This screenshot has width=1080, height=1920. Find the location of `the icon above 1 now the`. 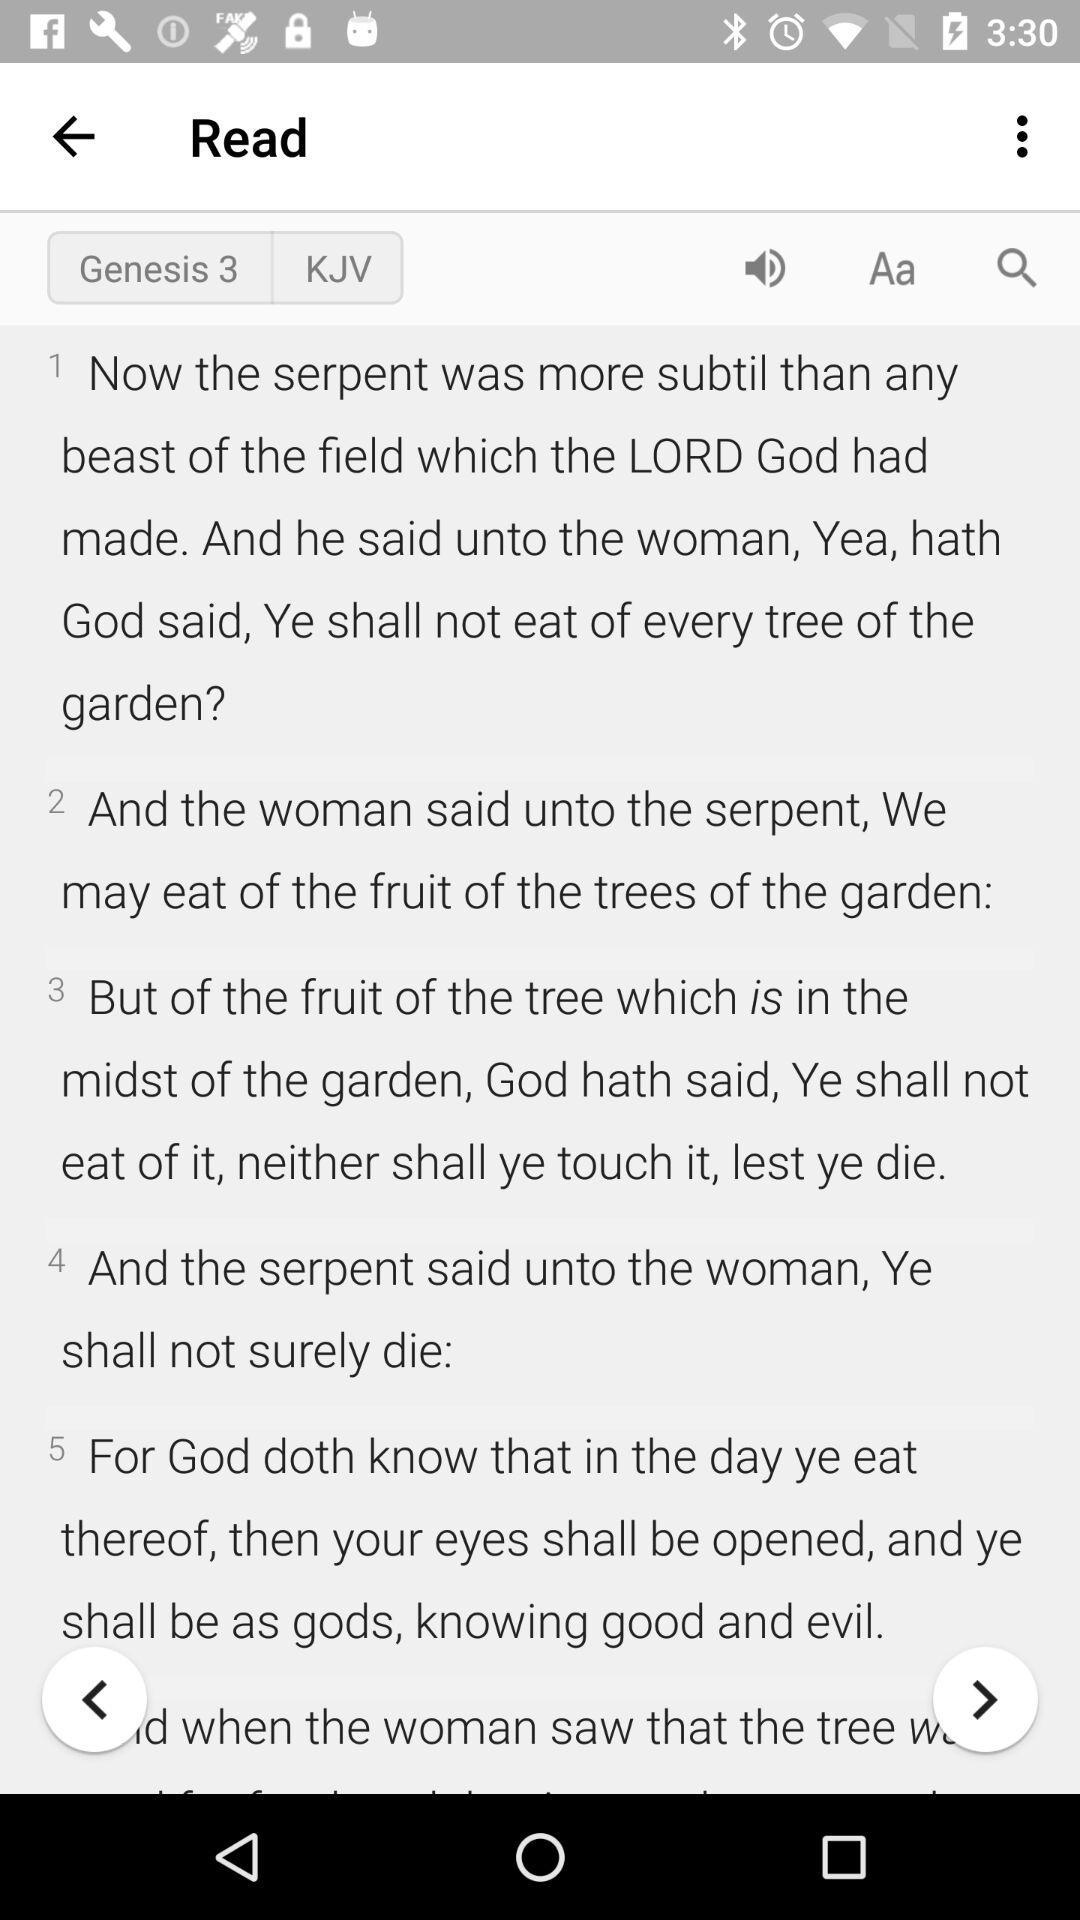

the icon above 1 now the is located at coordinates (157, 266).